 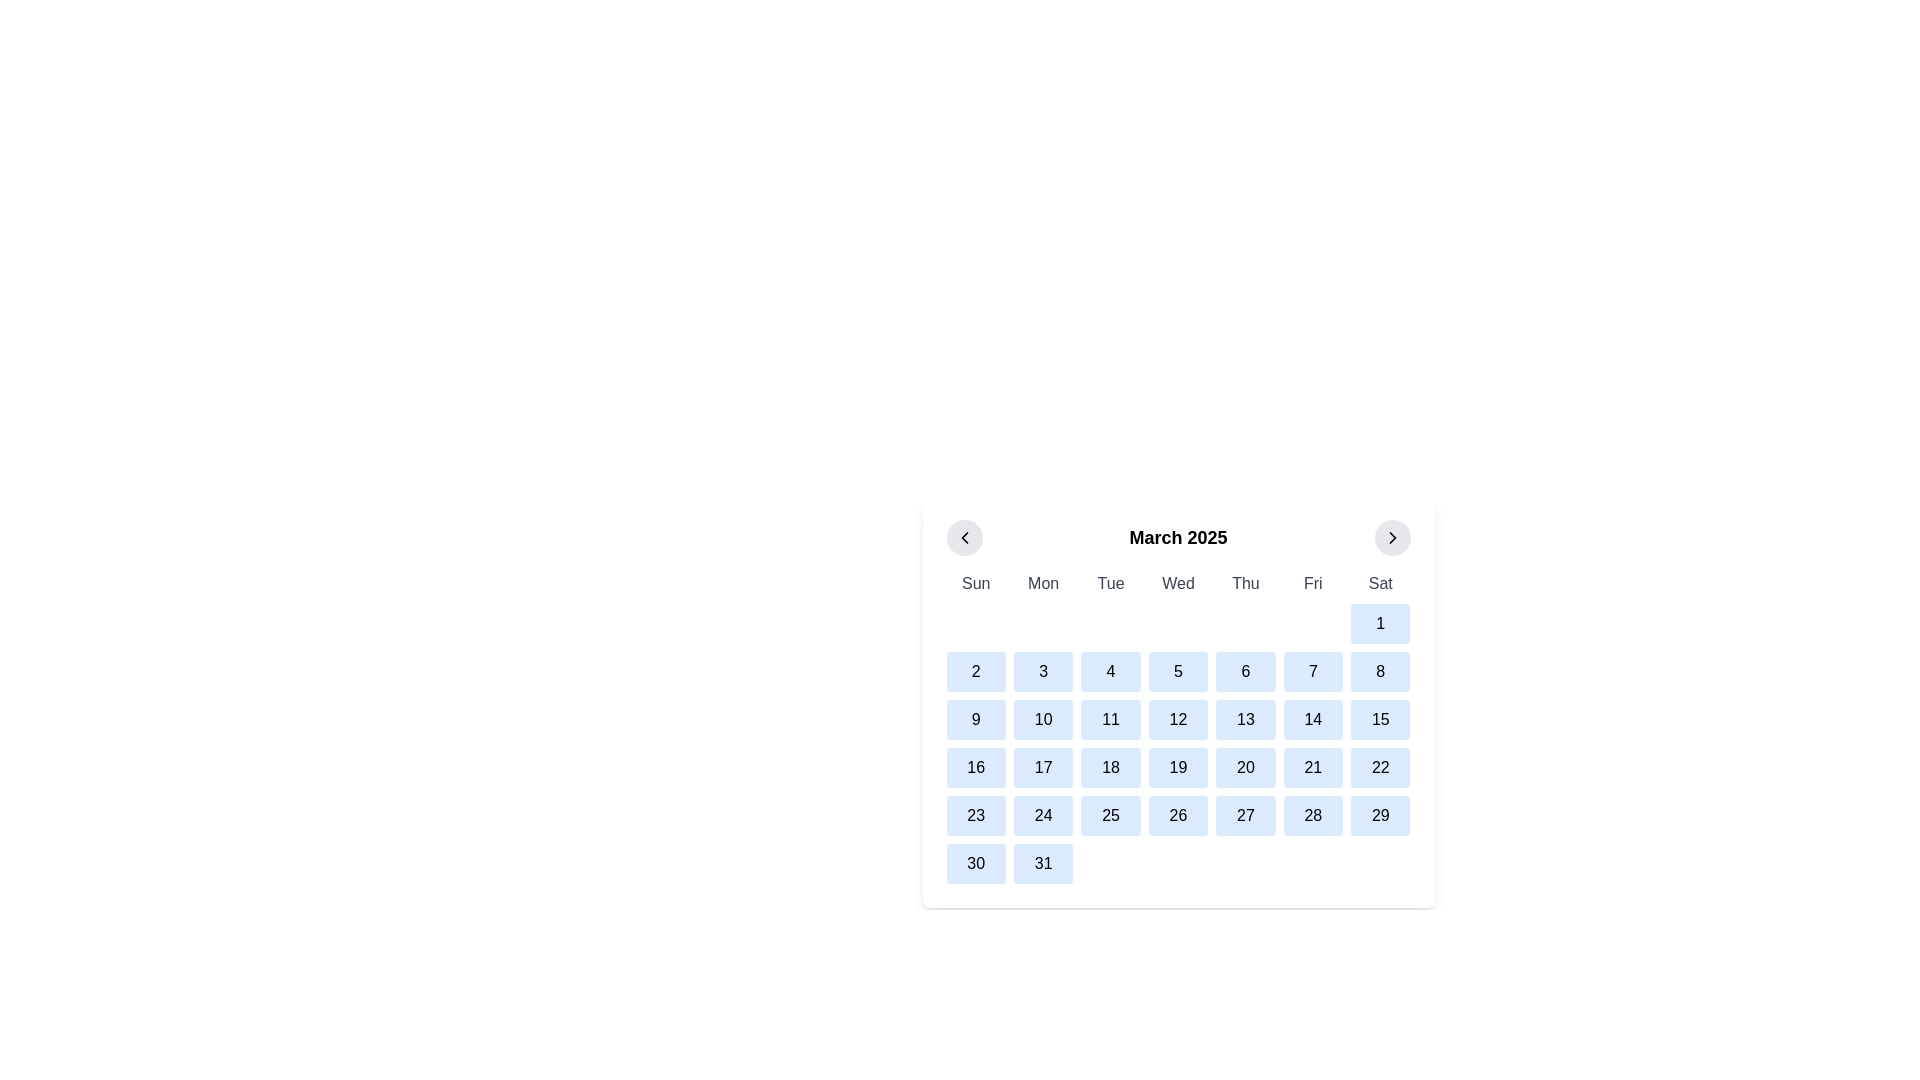 What do you see at coordinates (976, 816) in the screenshot?
I see `the square-shaped tile with a light blue background and the text '23' centrally aligned in black` at bounding box center [976, 816].